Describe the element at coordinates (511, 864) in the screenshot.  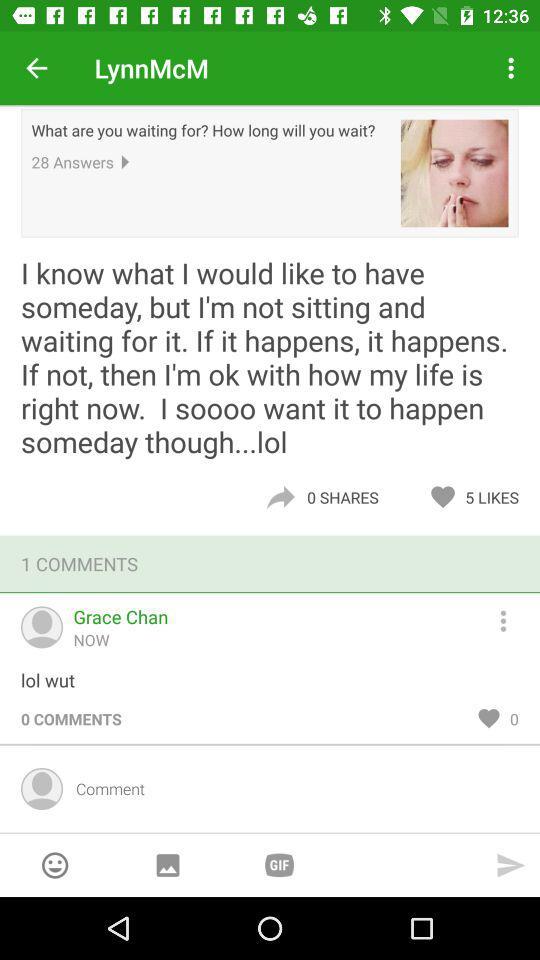
I see `send typed comment` at that location.